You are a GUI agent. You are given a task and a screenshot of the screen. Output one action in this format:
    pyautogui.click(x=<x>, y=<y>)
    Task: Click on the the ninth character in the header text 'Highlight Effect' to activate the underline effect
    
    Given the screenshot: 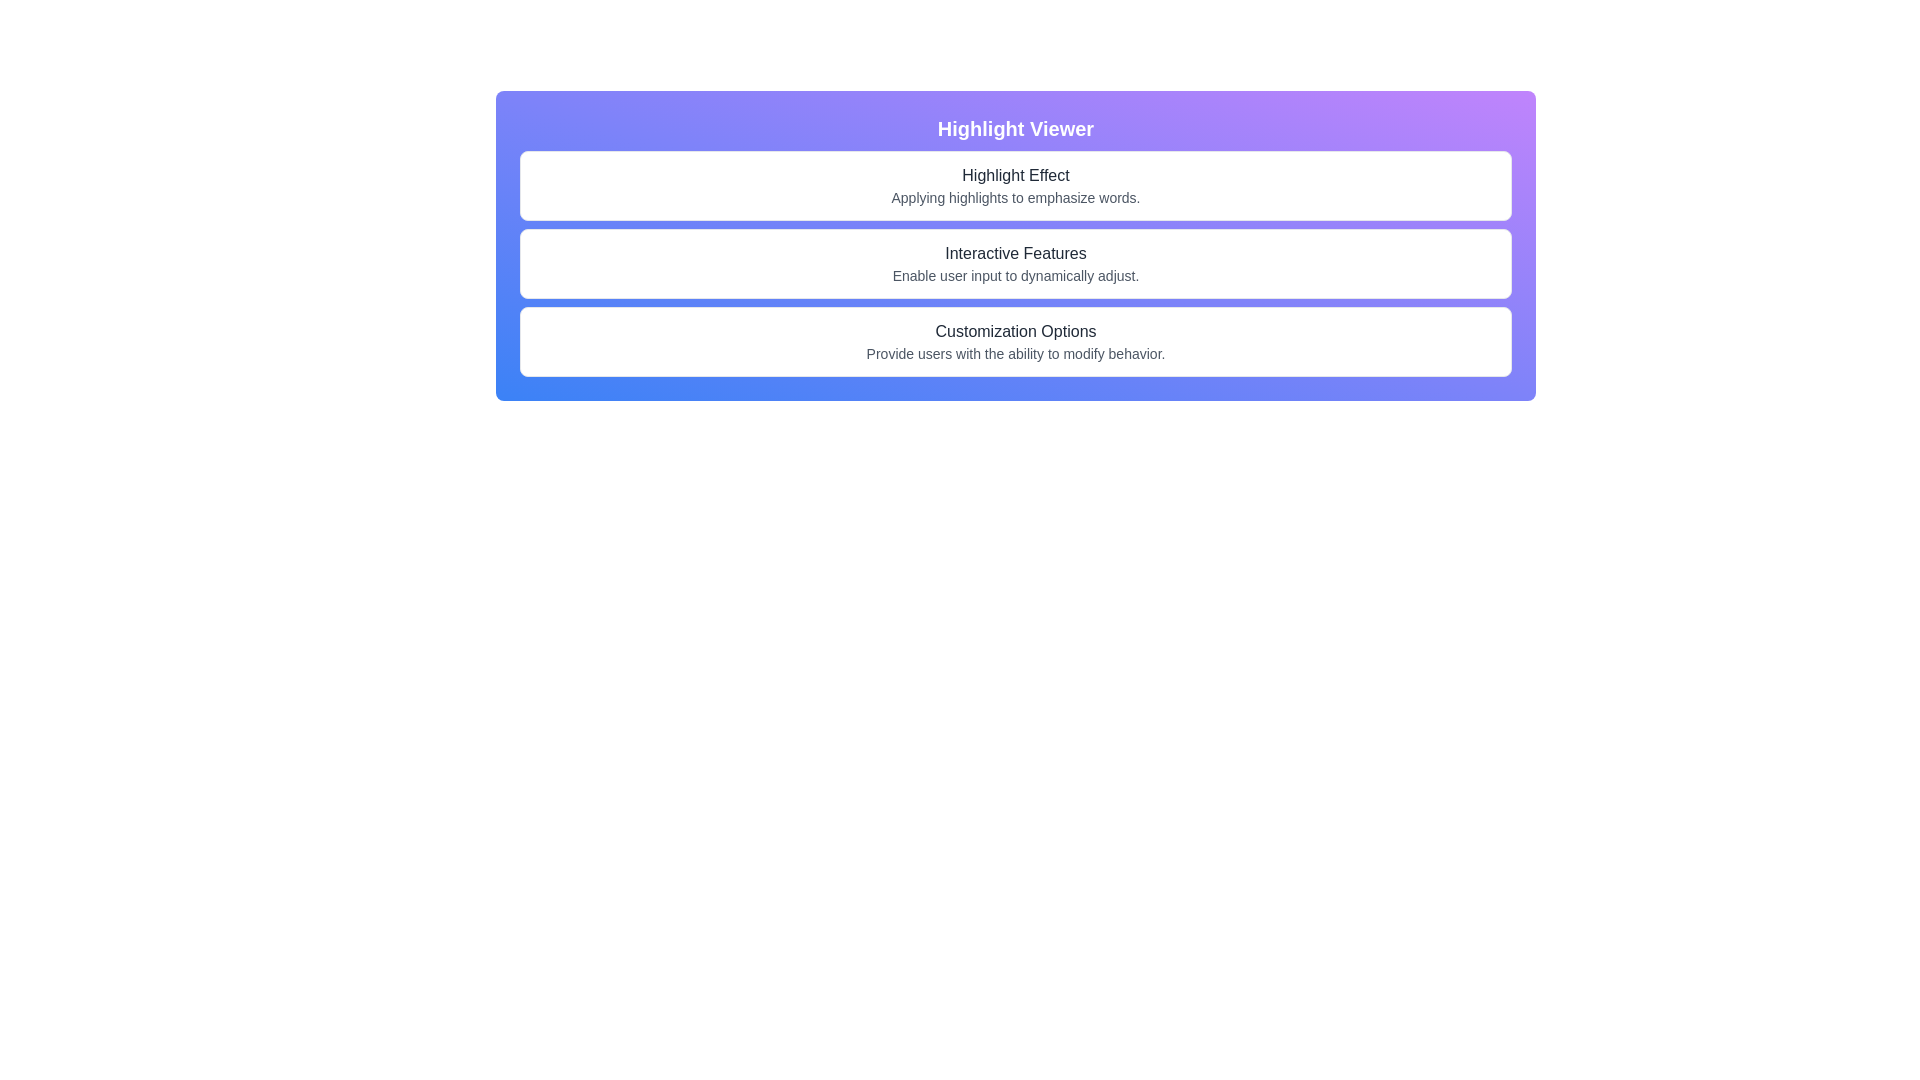 What is the action you would take?
    pyautogui.click(x=1022, y=174)
    